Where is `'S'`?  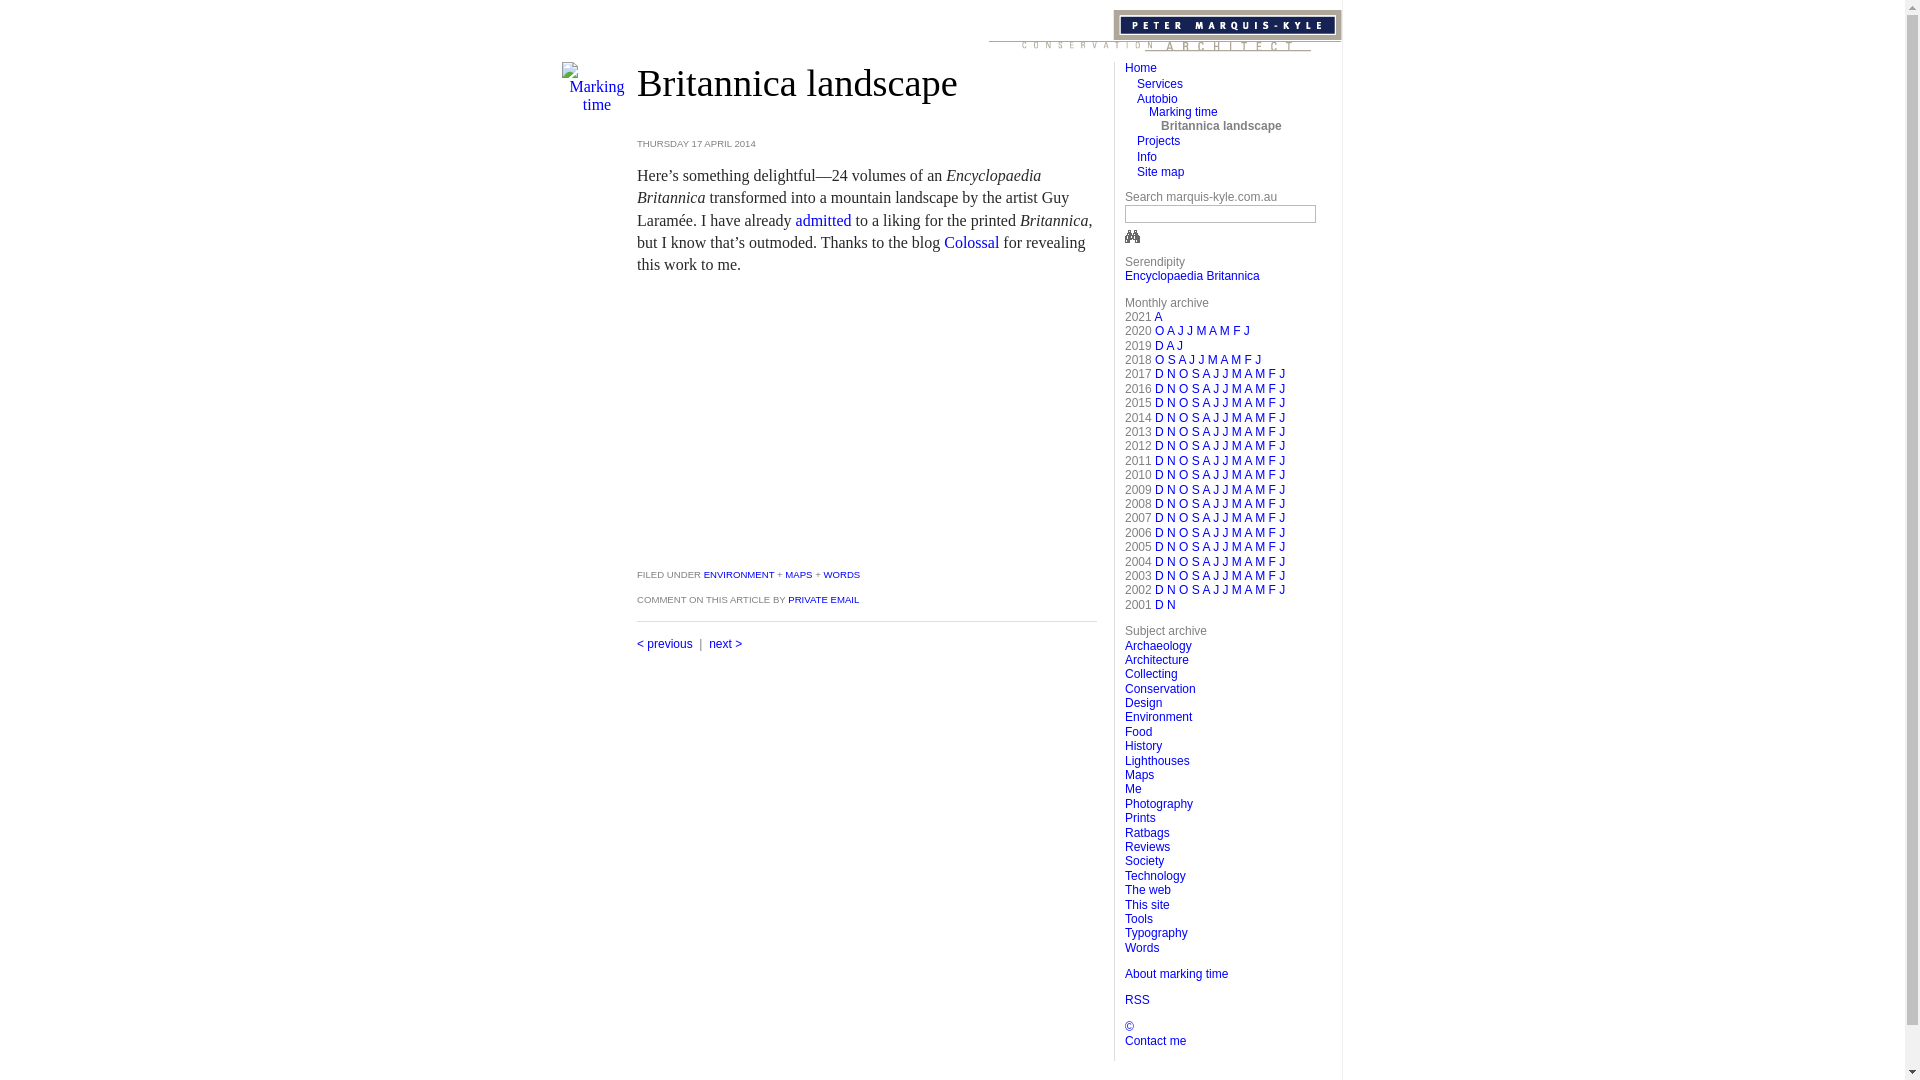
'S' is located at coordinates (1171, 358).